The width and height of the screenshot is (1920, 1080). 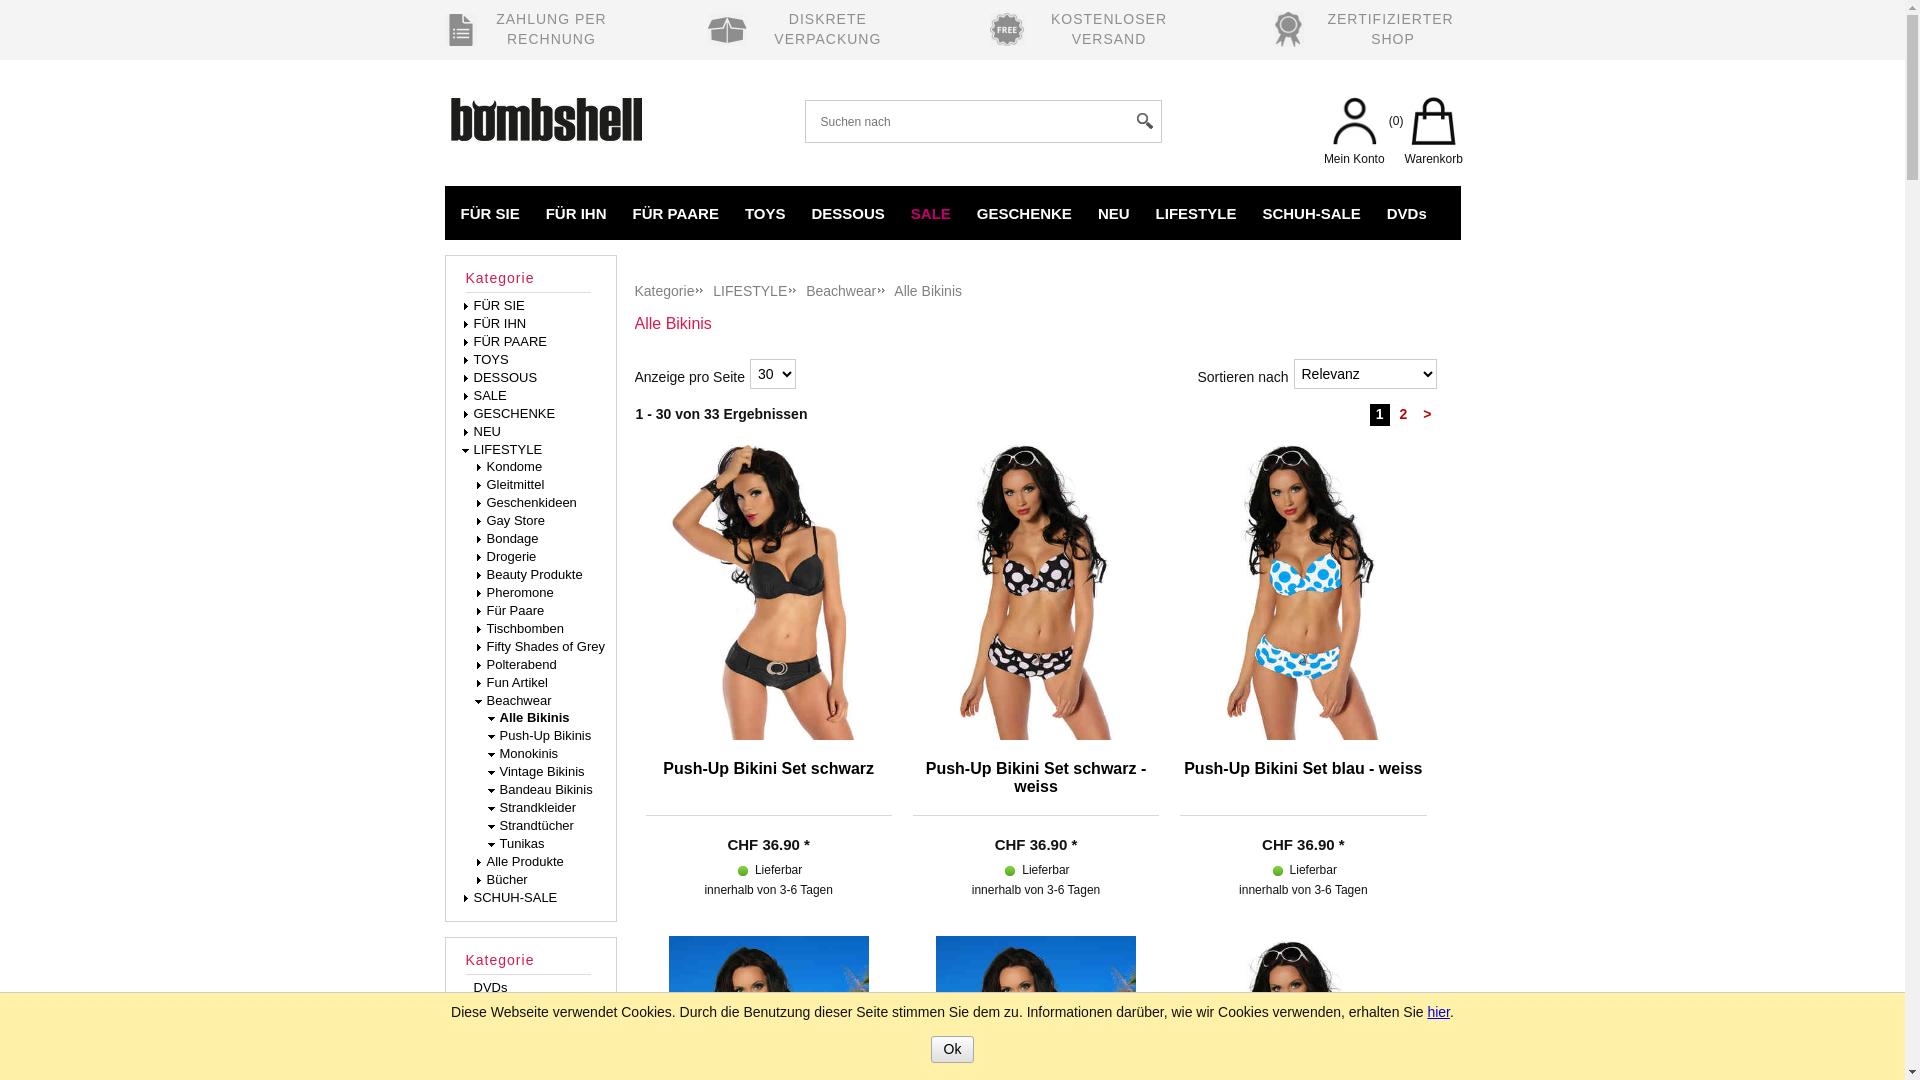 What do you see at coordinates (536, 960) in the screenshot?
I see `'Kategorie'` at bounding box center [536, 960].